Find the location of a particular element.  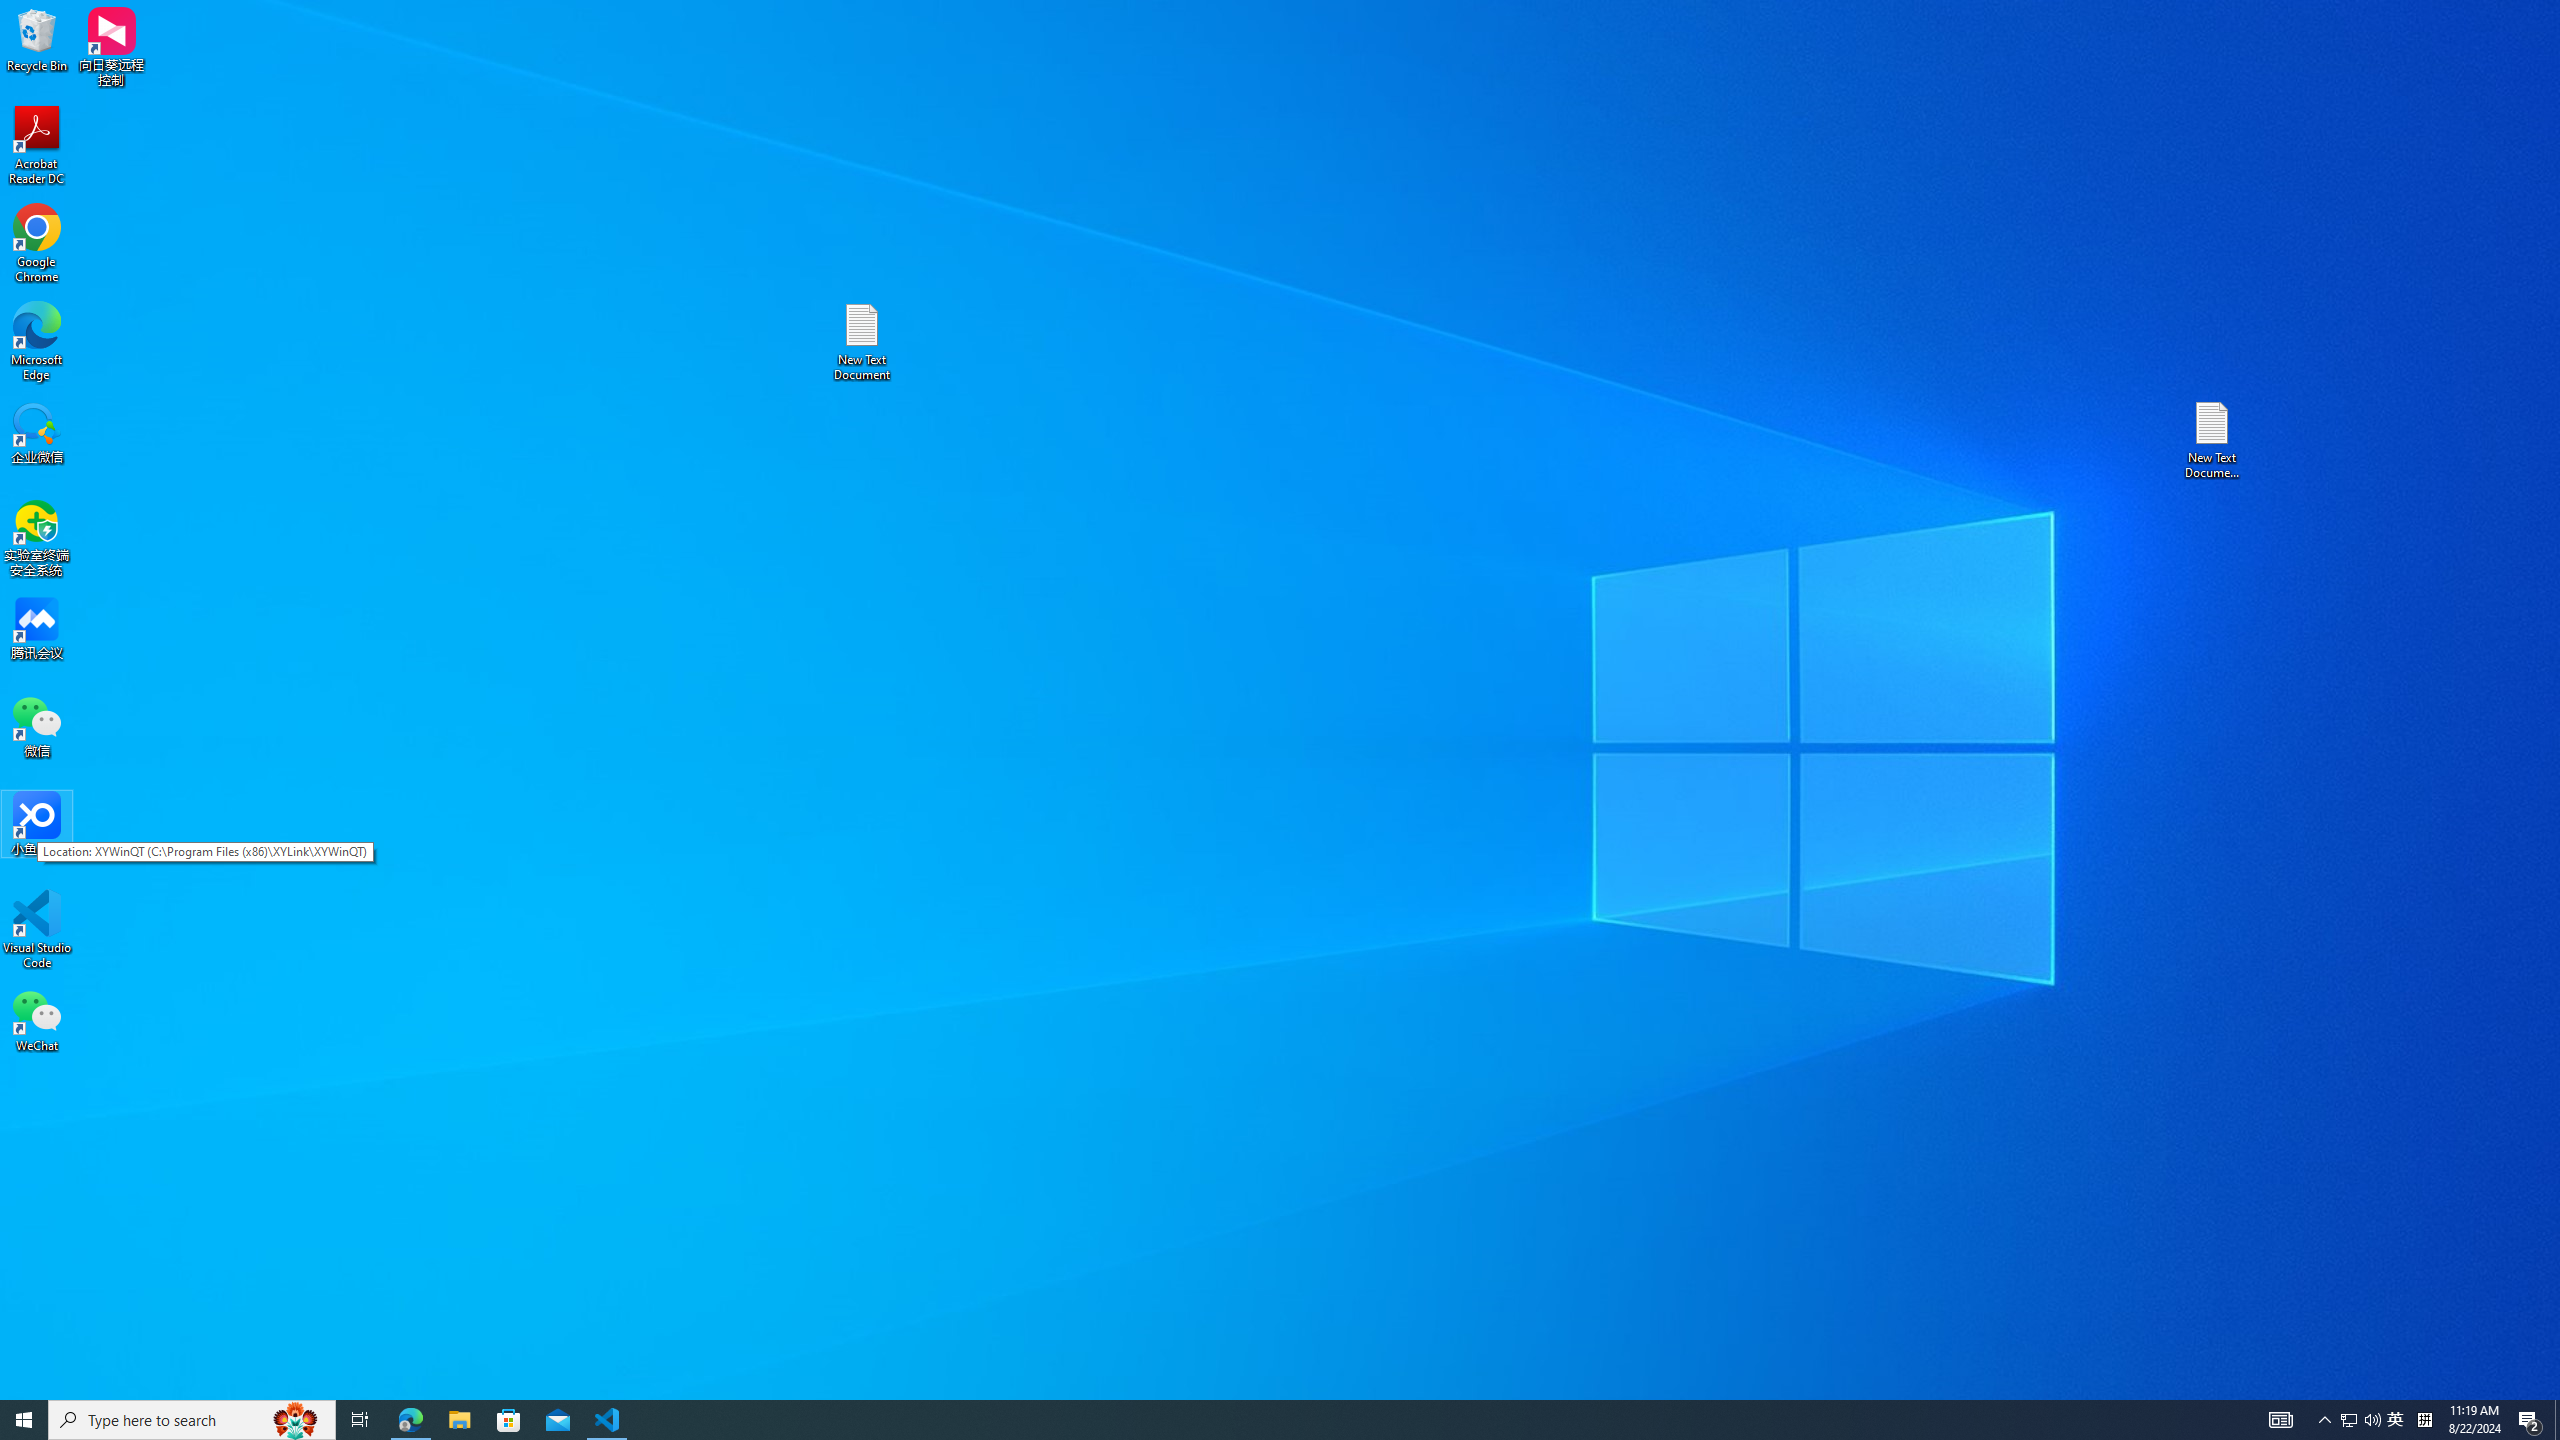

'Microsoft Edge' is located at coordinates (36, 341).